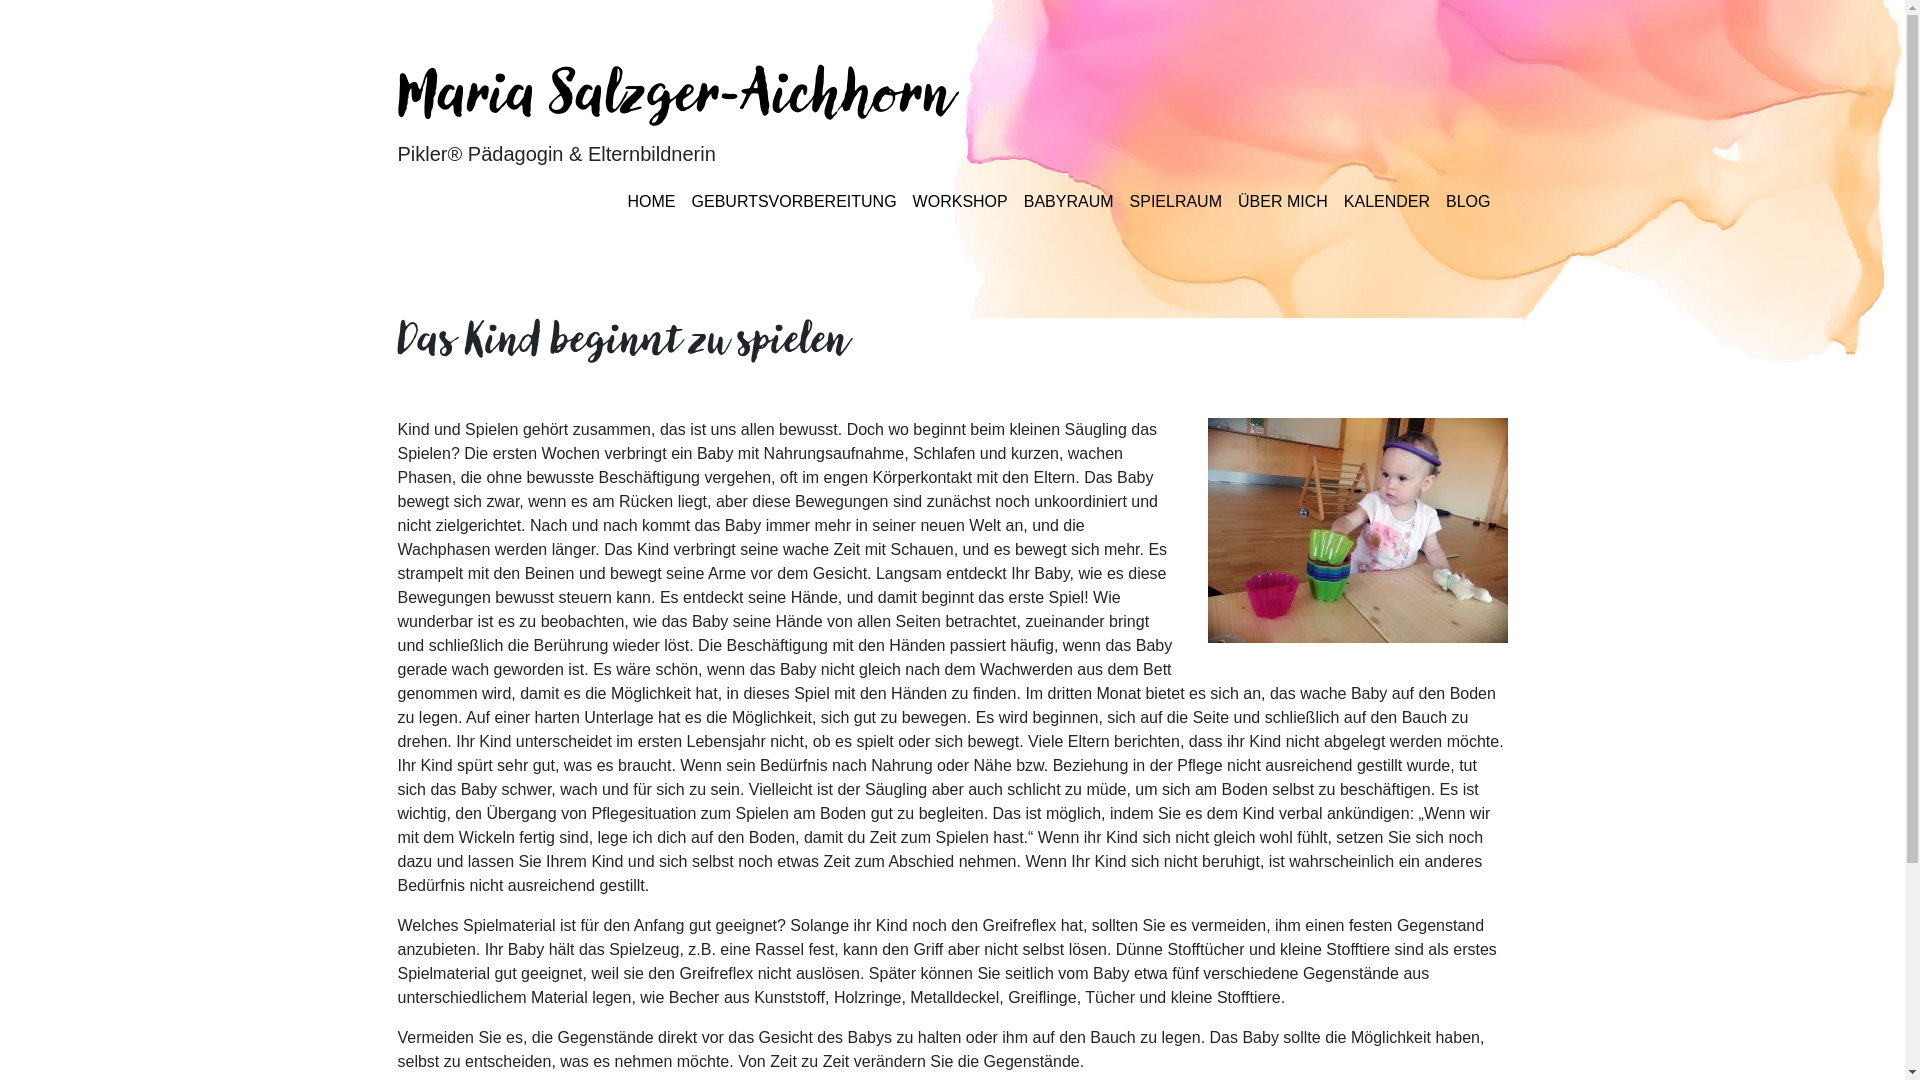  What do you see at coordinates (960, 201) in the screenshot?
I see `'WORKSHOP'` at bounding box center [960, 201].